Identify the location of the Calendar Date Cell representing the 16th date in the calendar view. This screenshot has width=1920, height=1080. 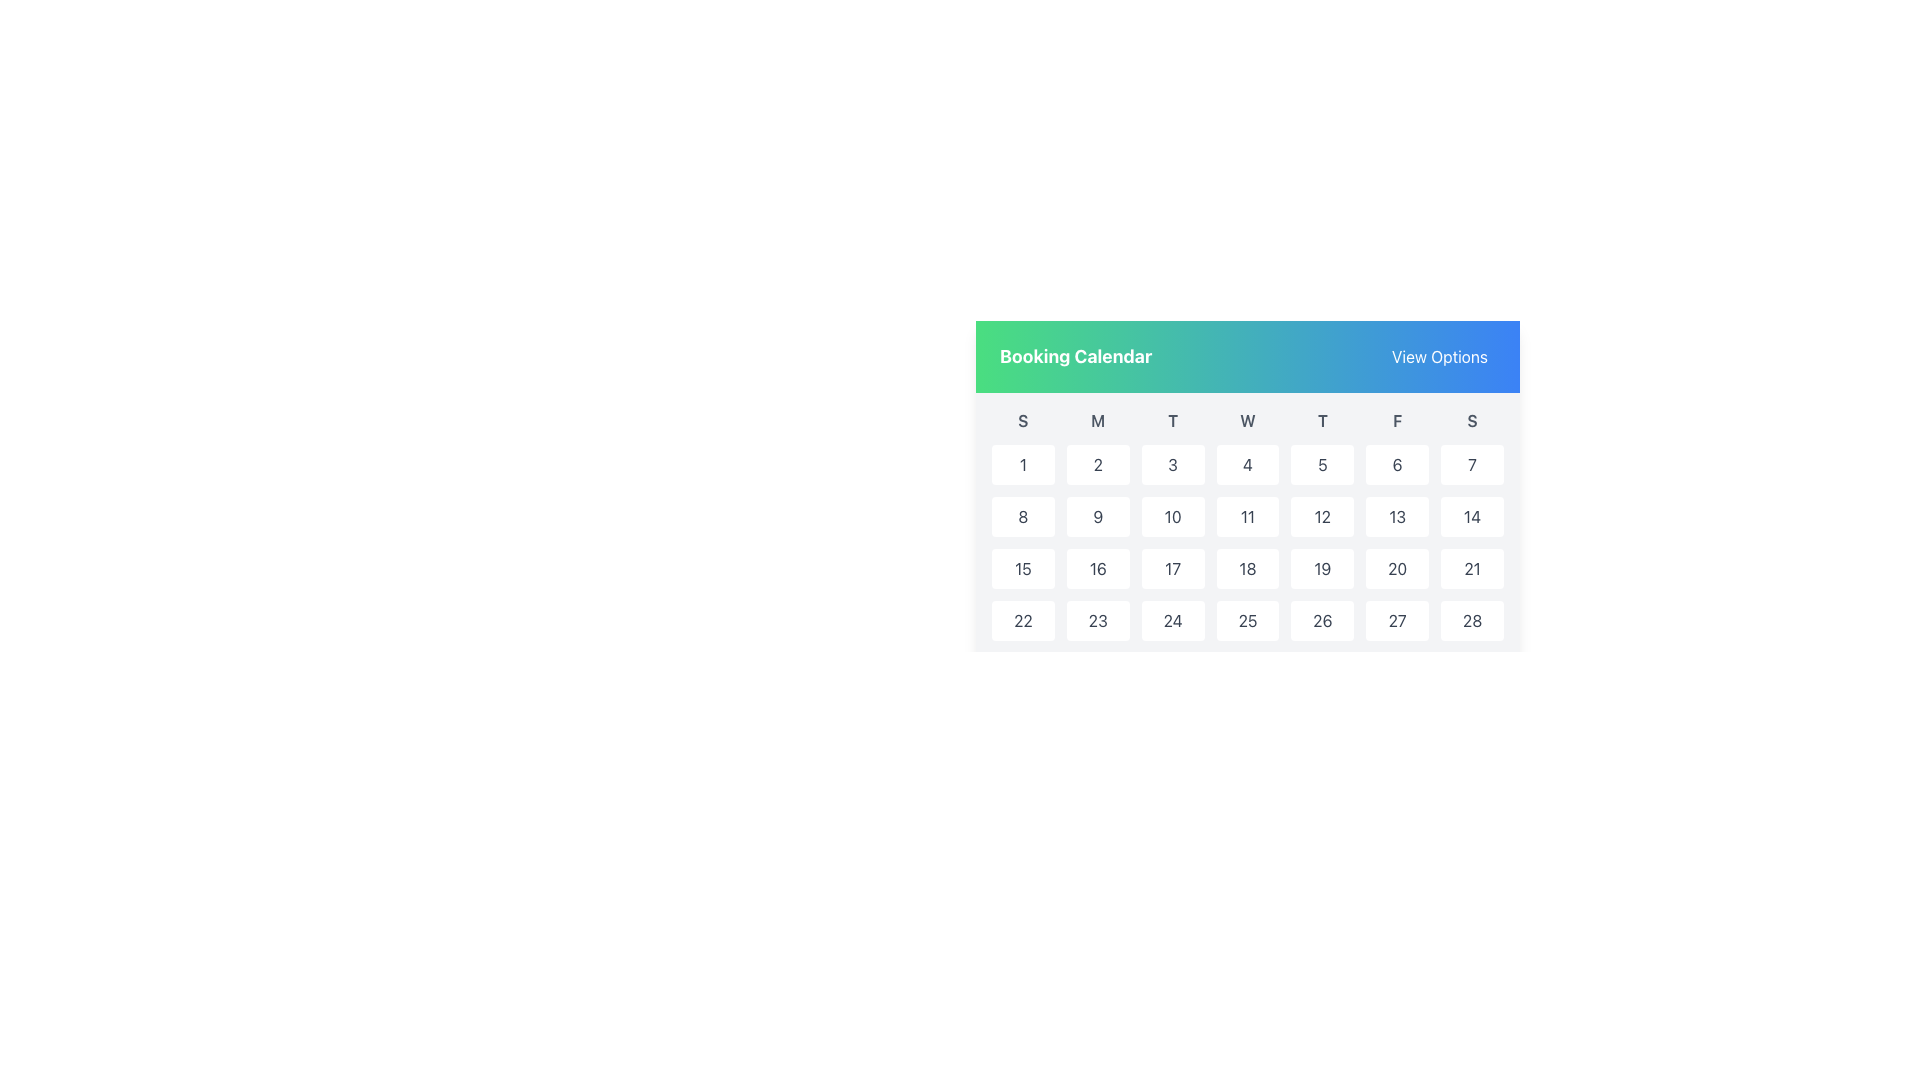
(1097, 569).